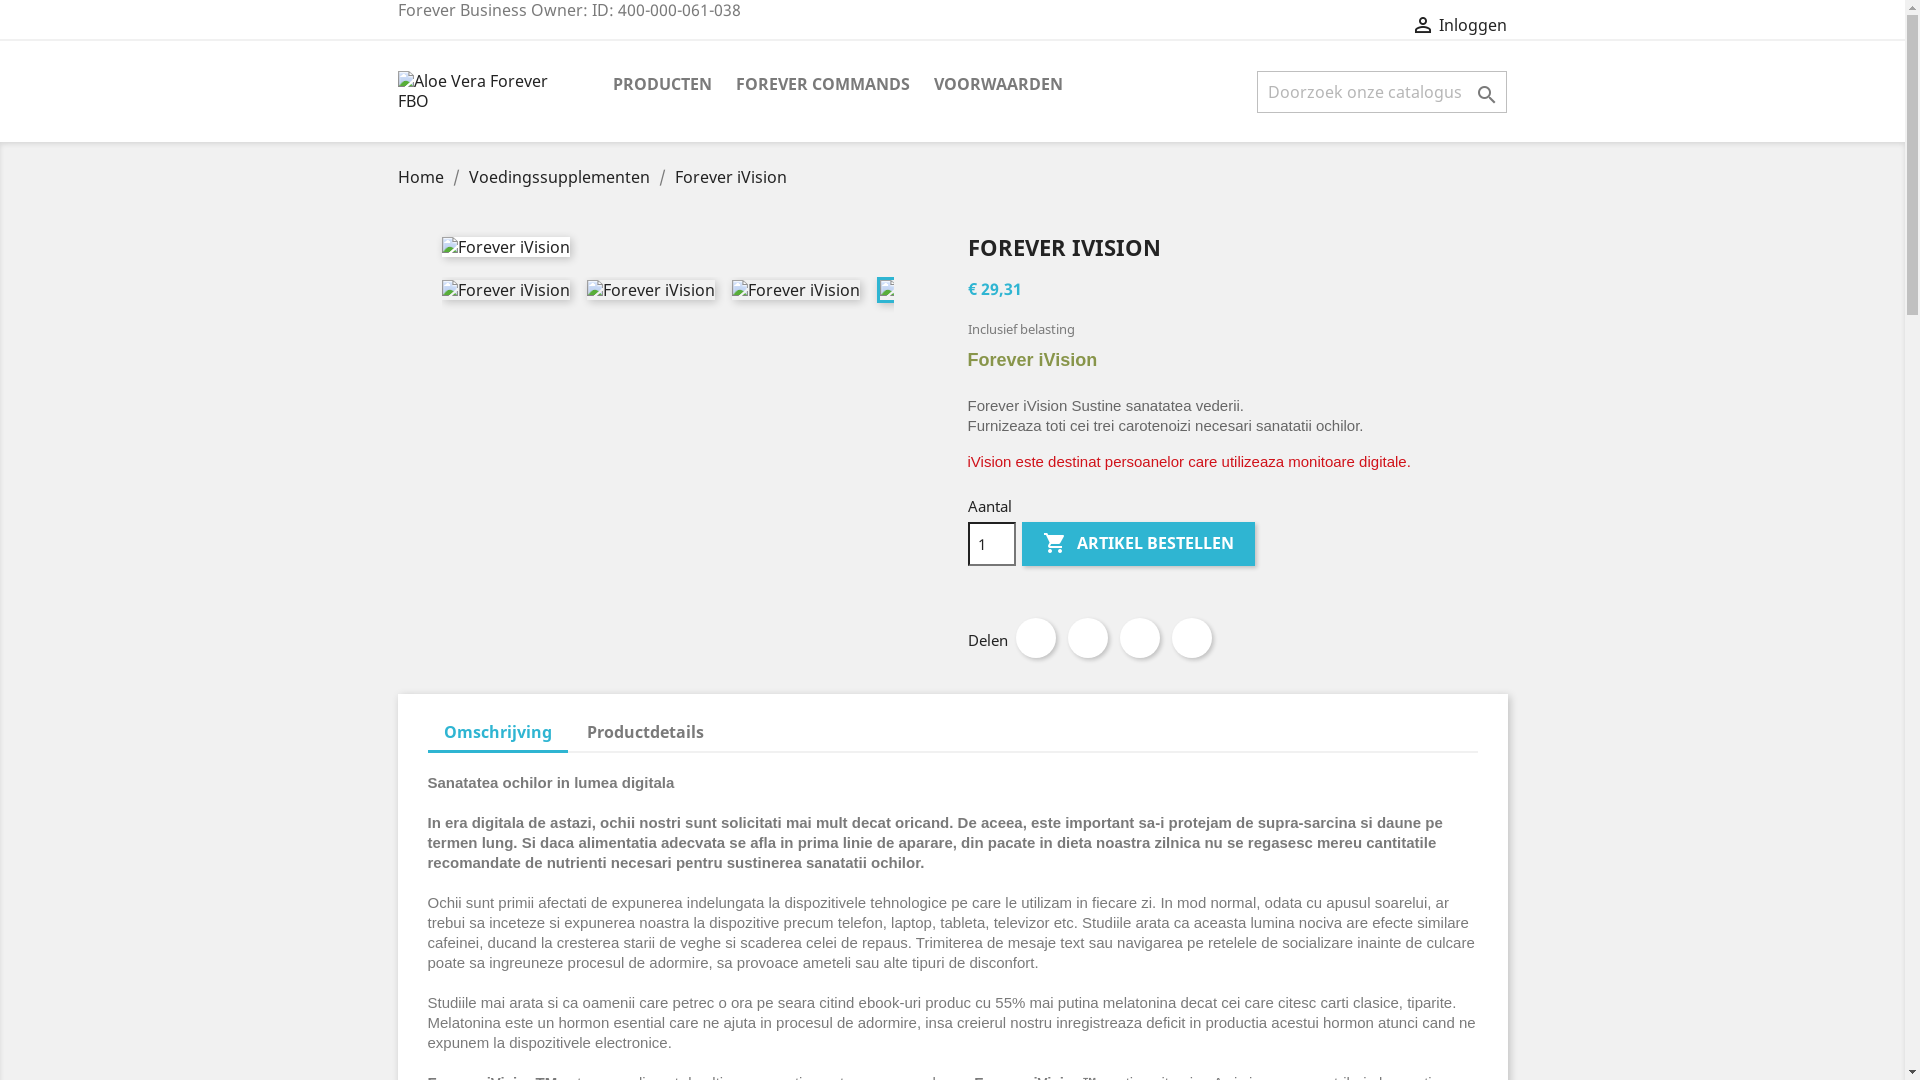 This screenshot has width=1920, height=1080. What do you see at coordinates (560, 176) in the screenshot?
I see `'Voedingssupplementen'` at bounding box center [560, 176].